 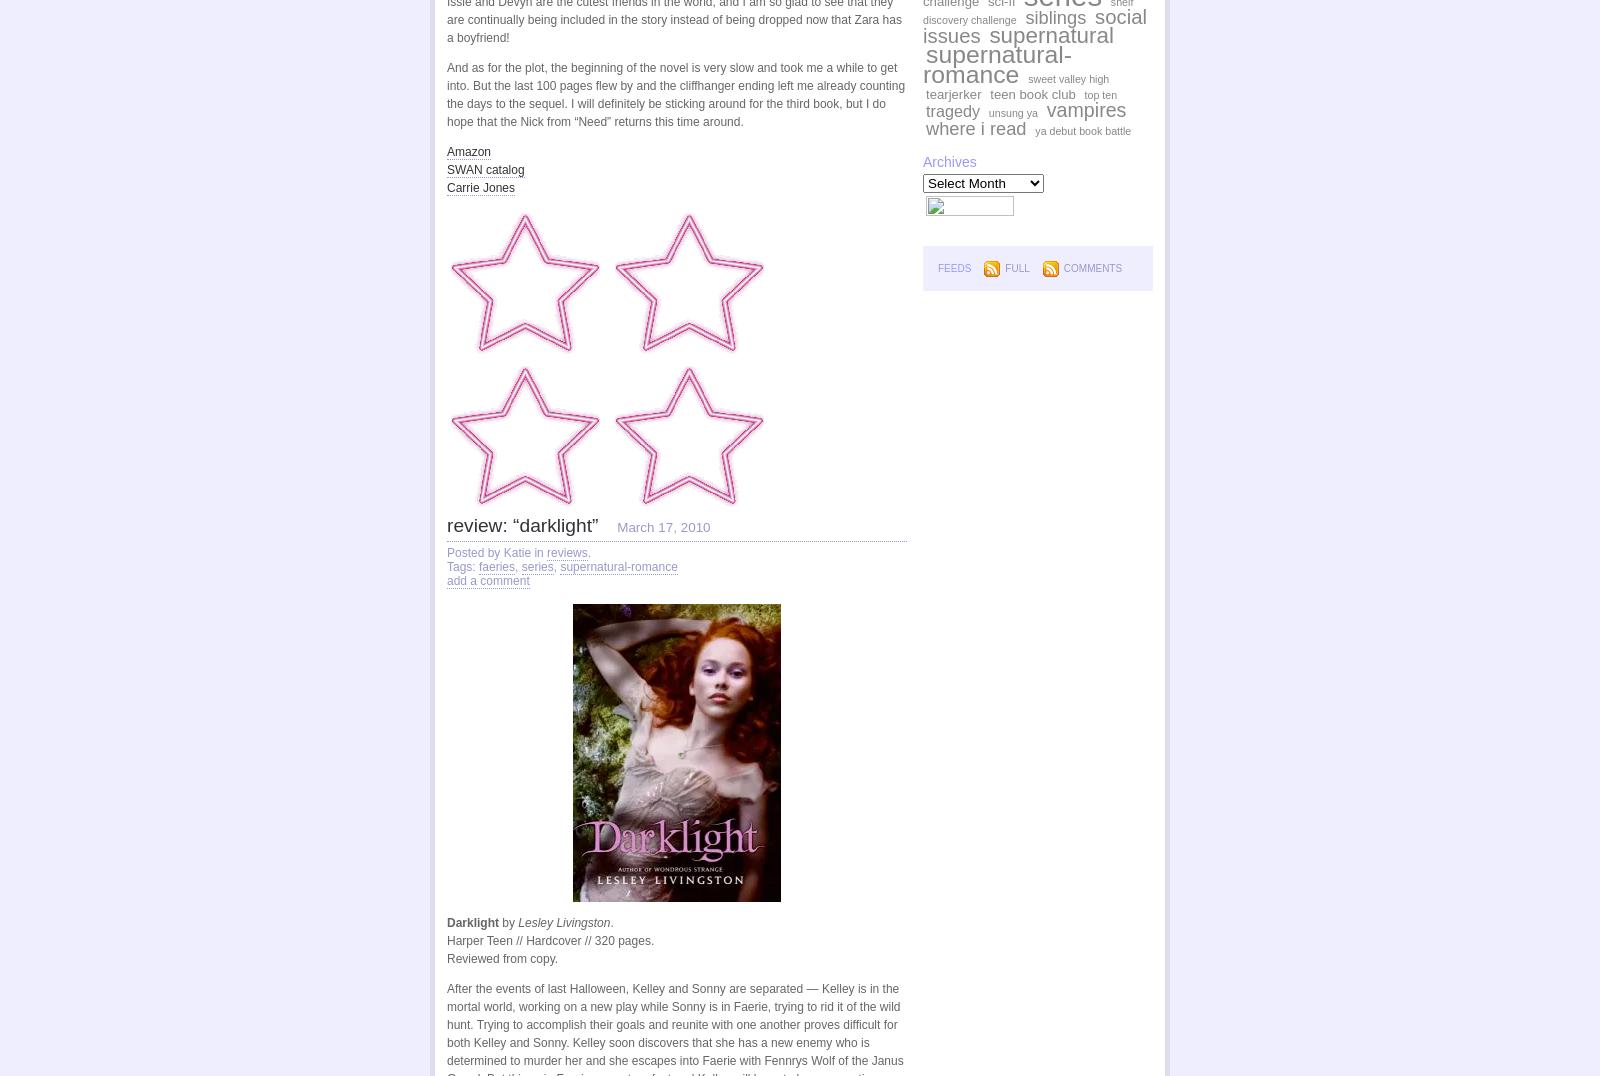 I want to click on 'Darklight', so click(x=446, y=921).